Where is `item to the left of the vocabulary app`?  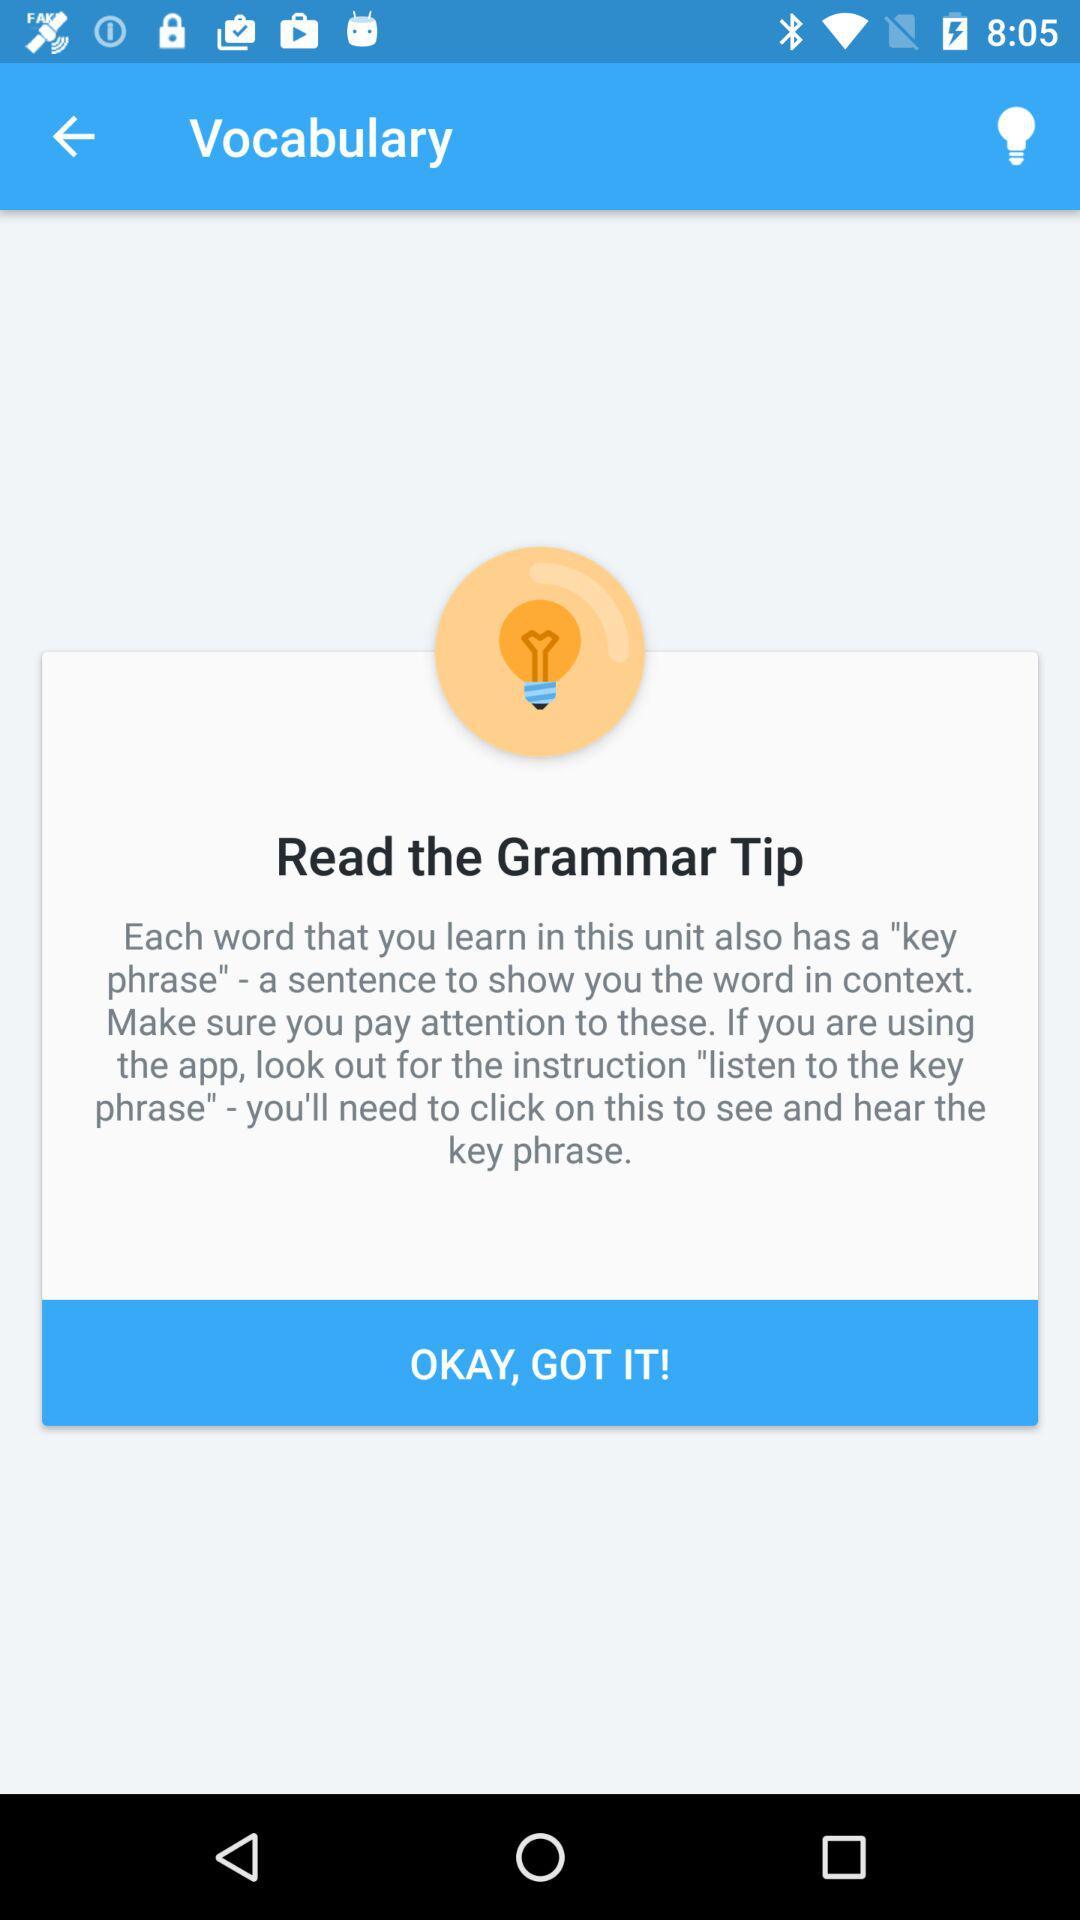
item to the left of the vocabulary app is located at coordinates (72, 135).